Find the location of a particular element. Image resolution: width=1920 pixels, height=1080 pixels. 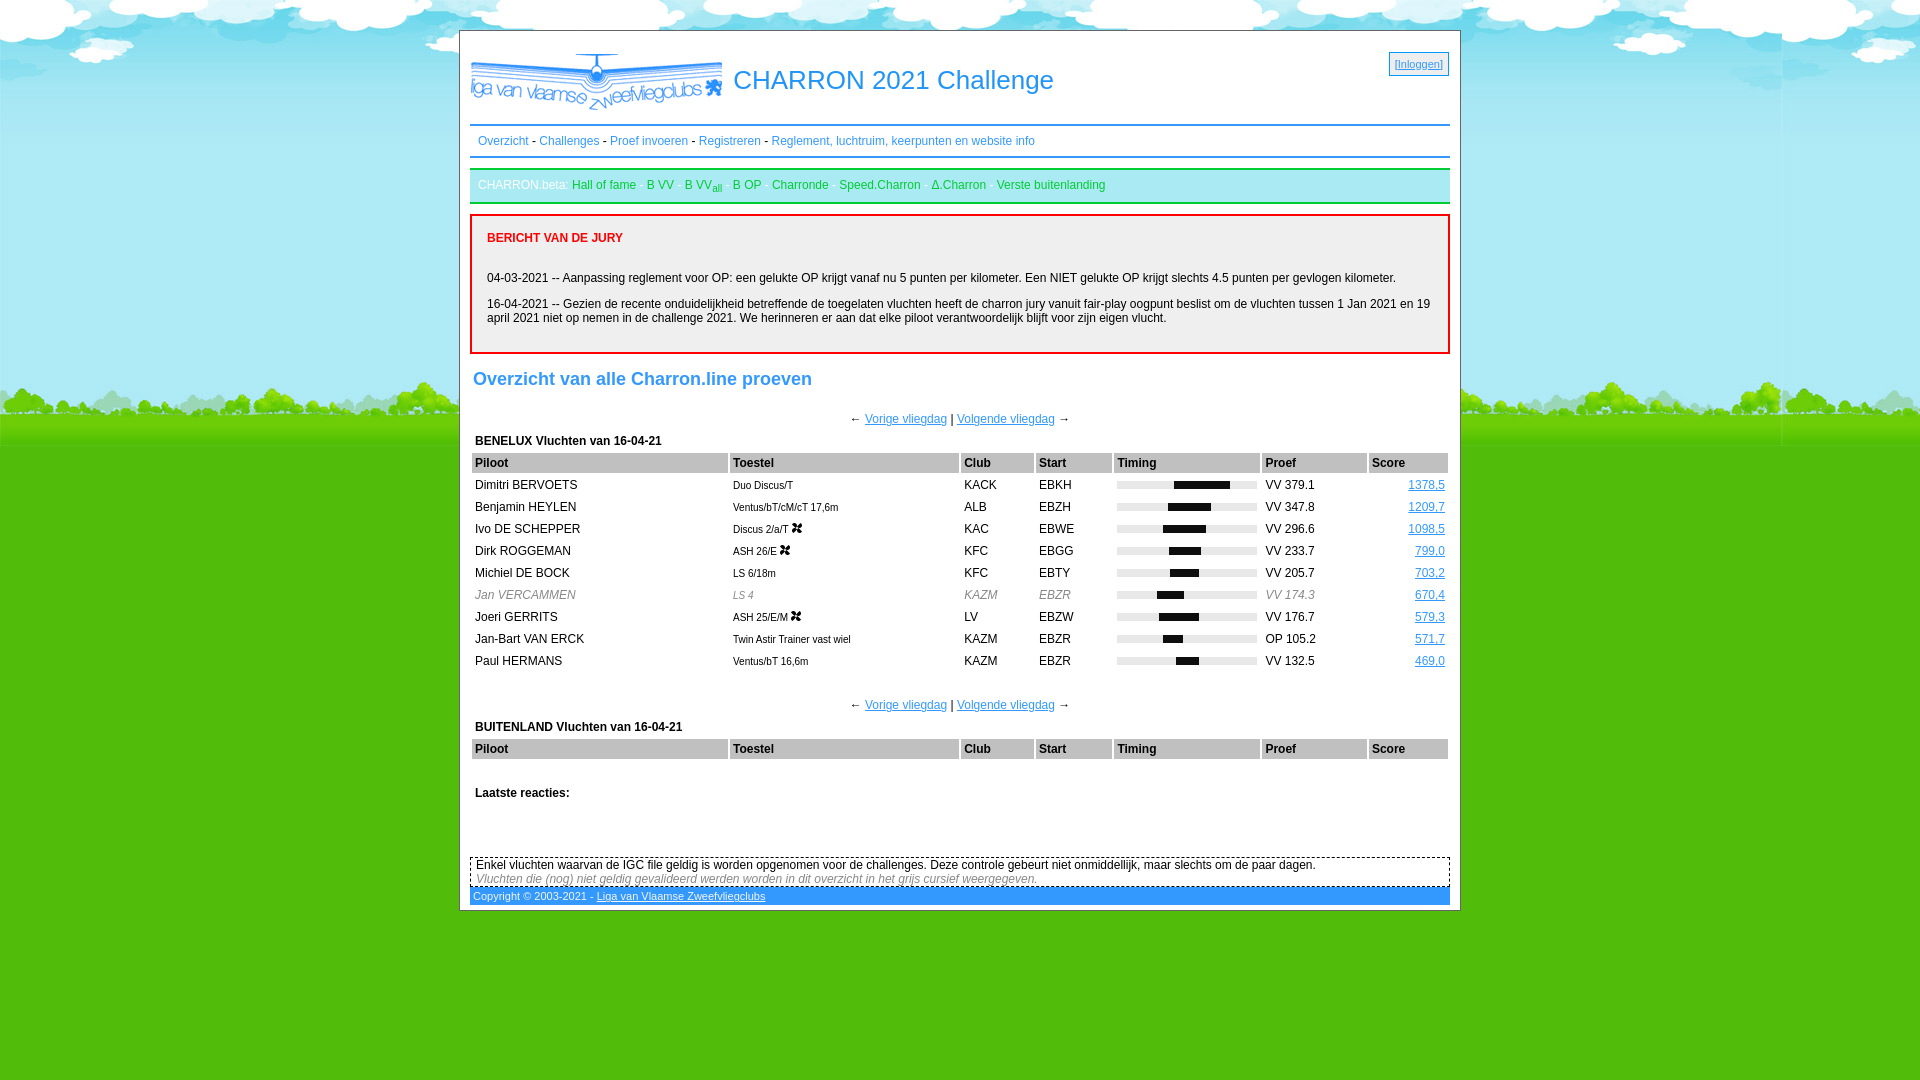

'579,3' is located at coordinates (1414, 616).